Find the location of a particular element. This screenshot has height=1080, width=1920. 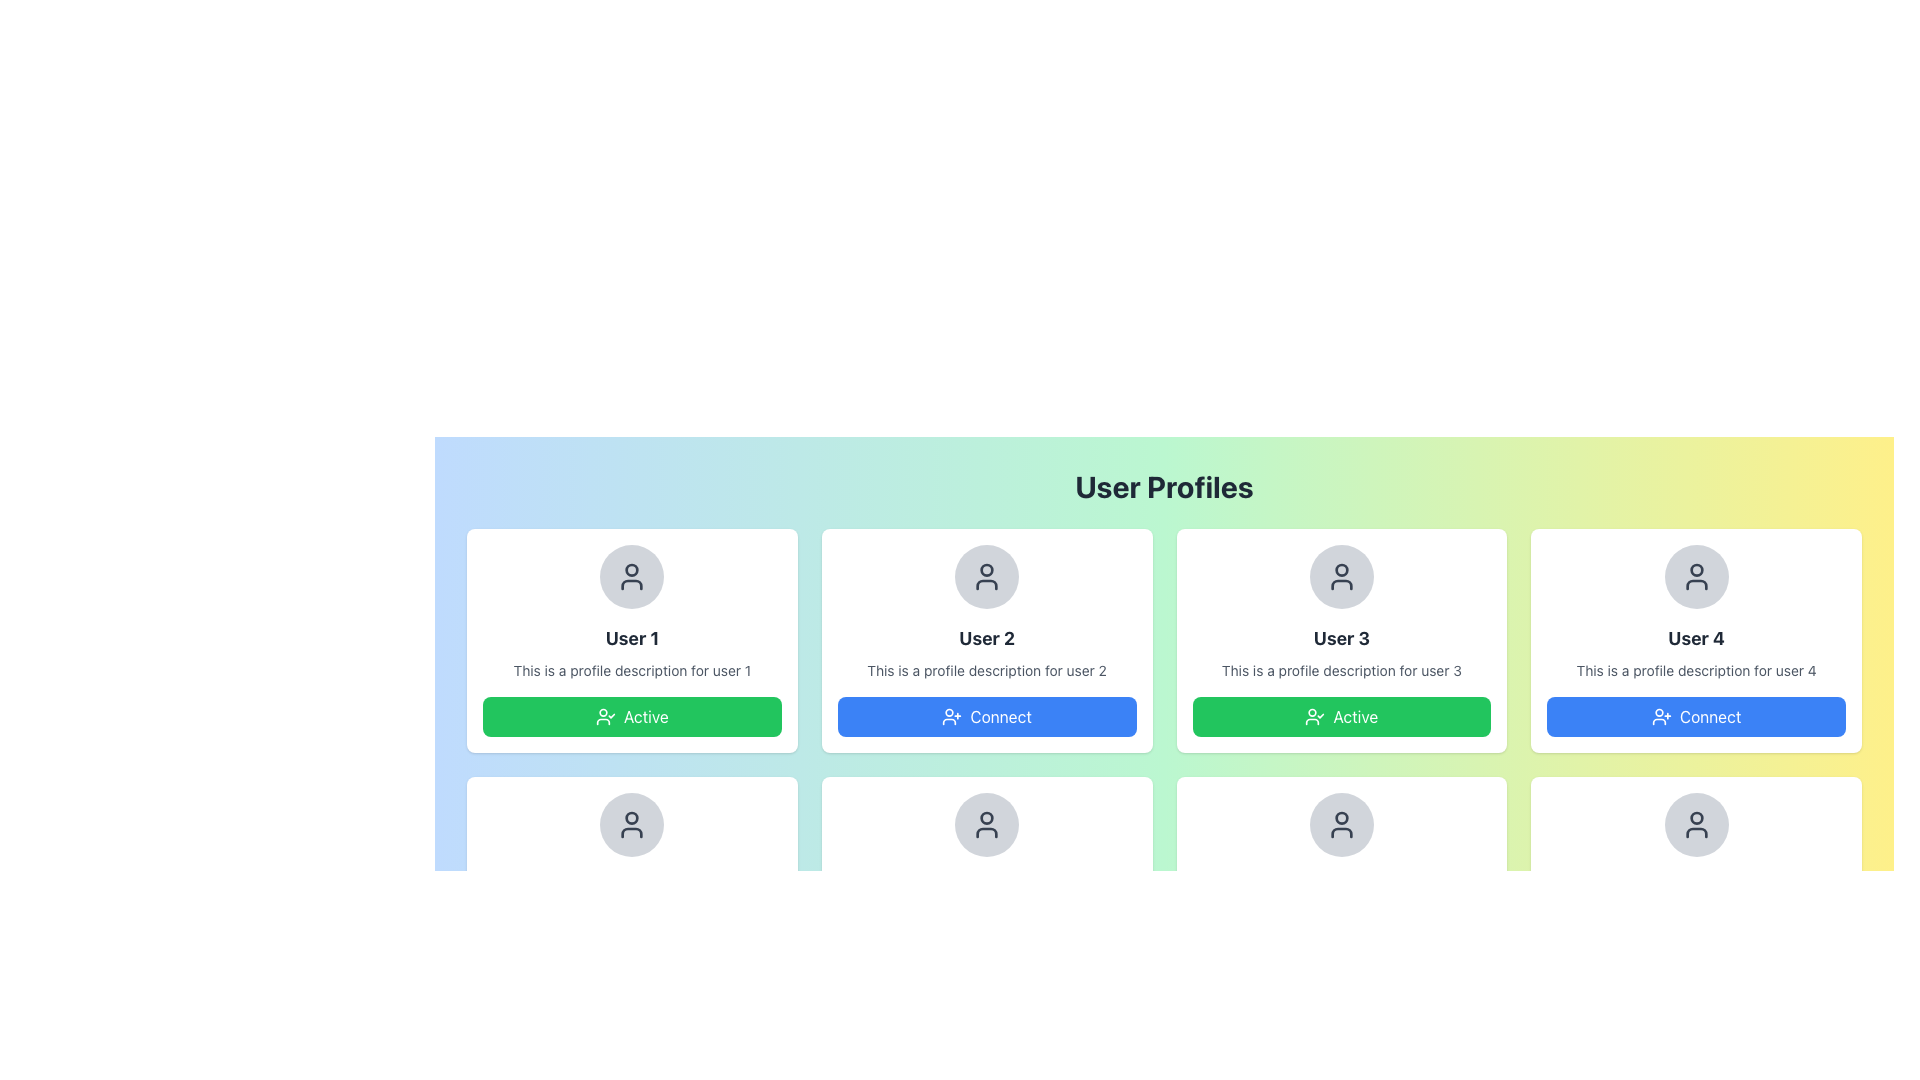

text from the title label of the user represented by the third card in the top row of user profile cards, which is centrally located above the user description text is located at coordinates (1341, 639).